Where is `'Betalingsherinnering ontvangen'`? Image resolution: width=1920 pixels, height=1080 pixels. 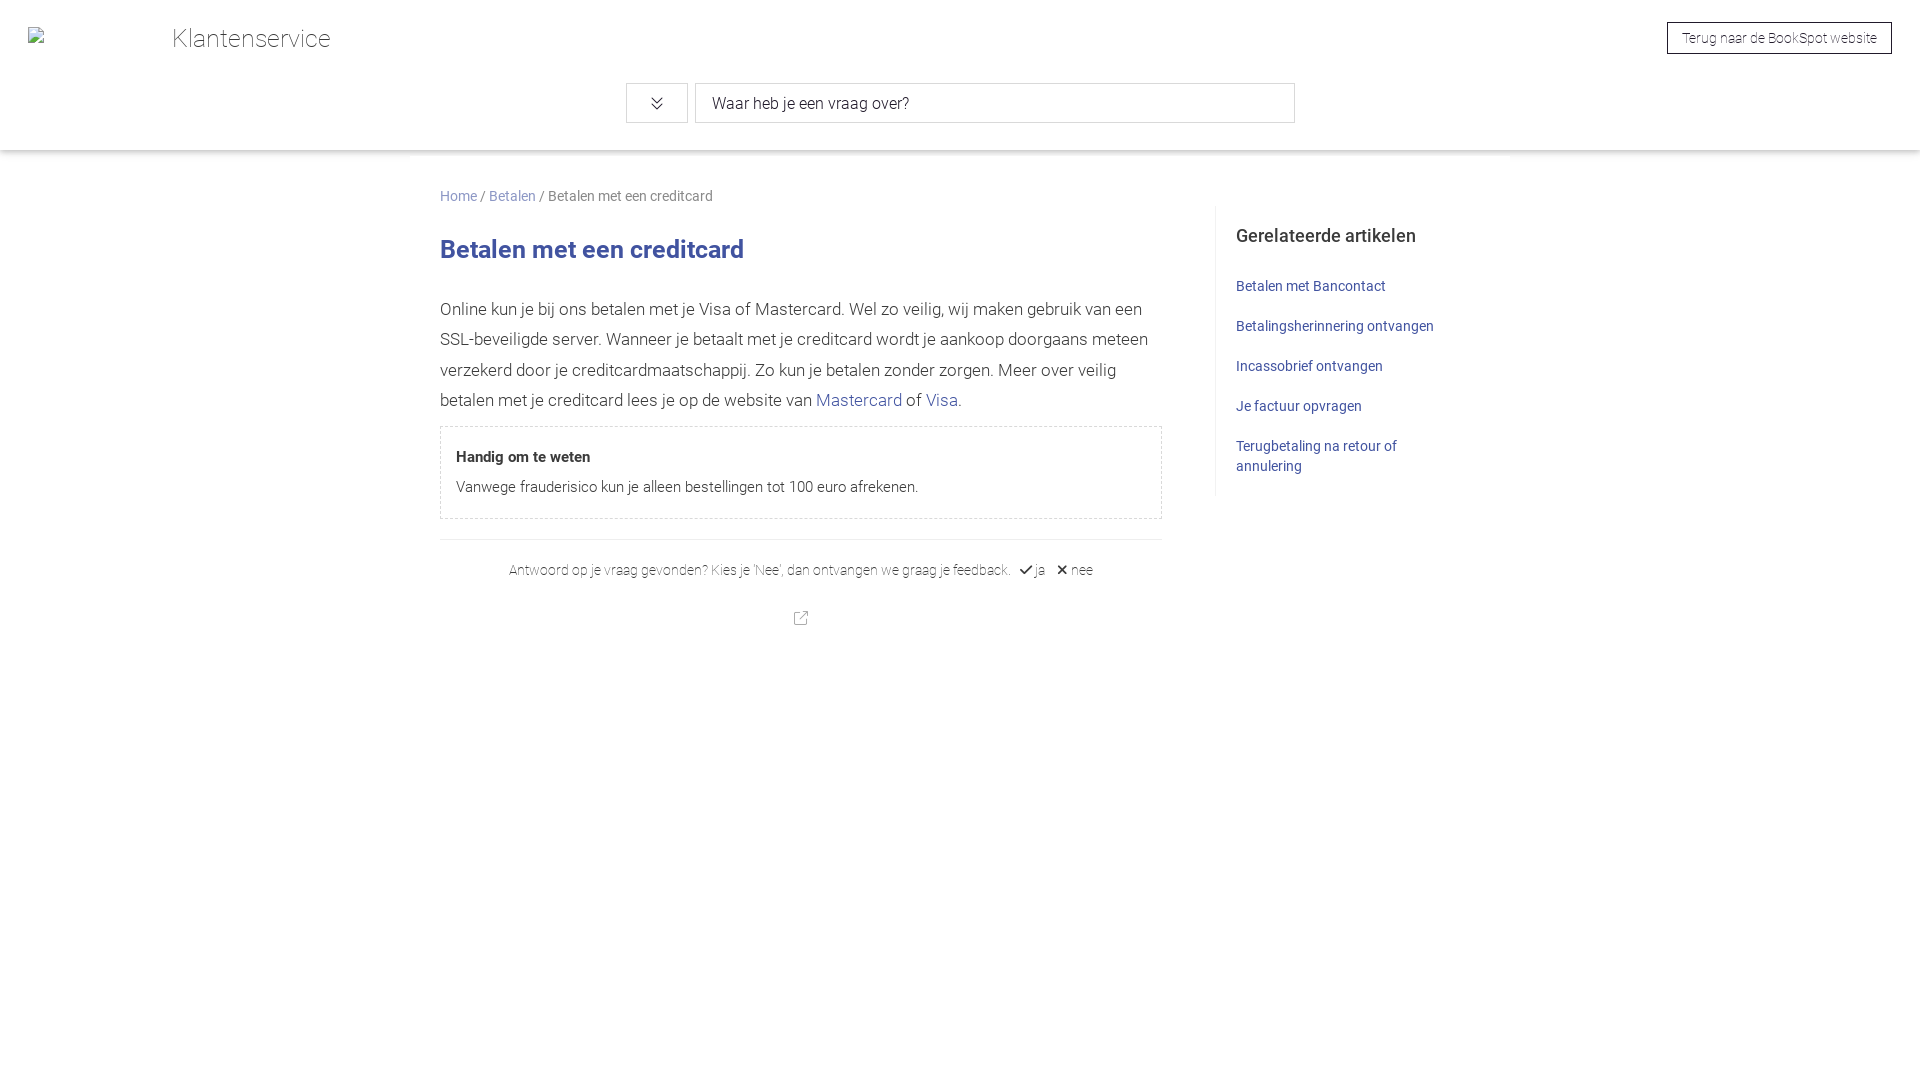 'Betalingsherinnering ontvangen' is located at coordinates (1334, 325).